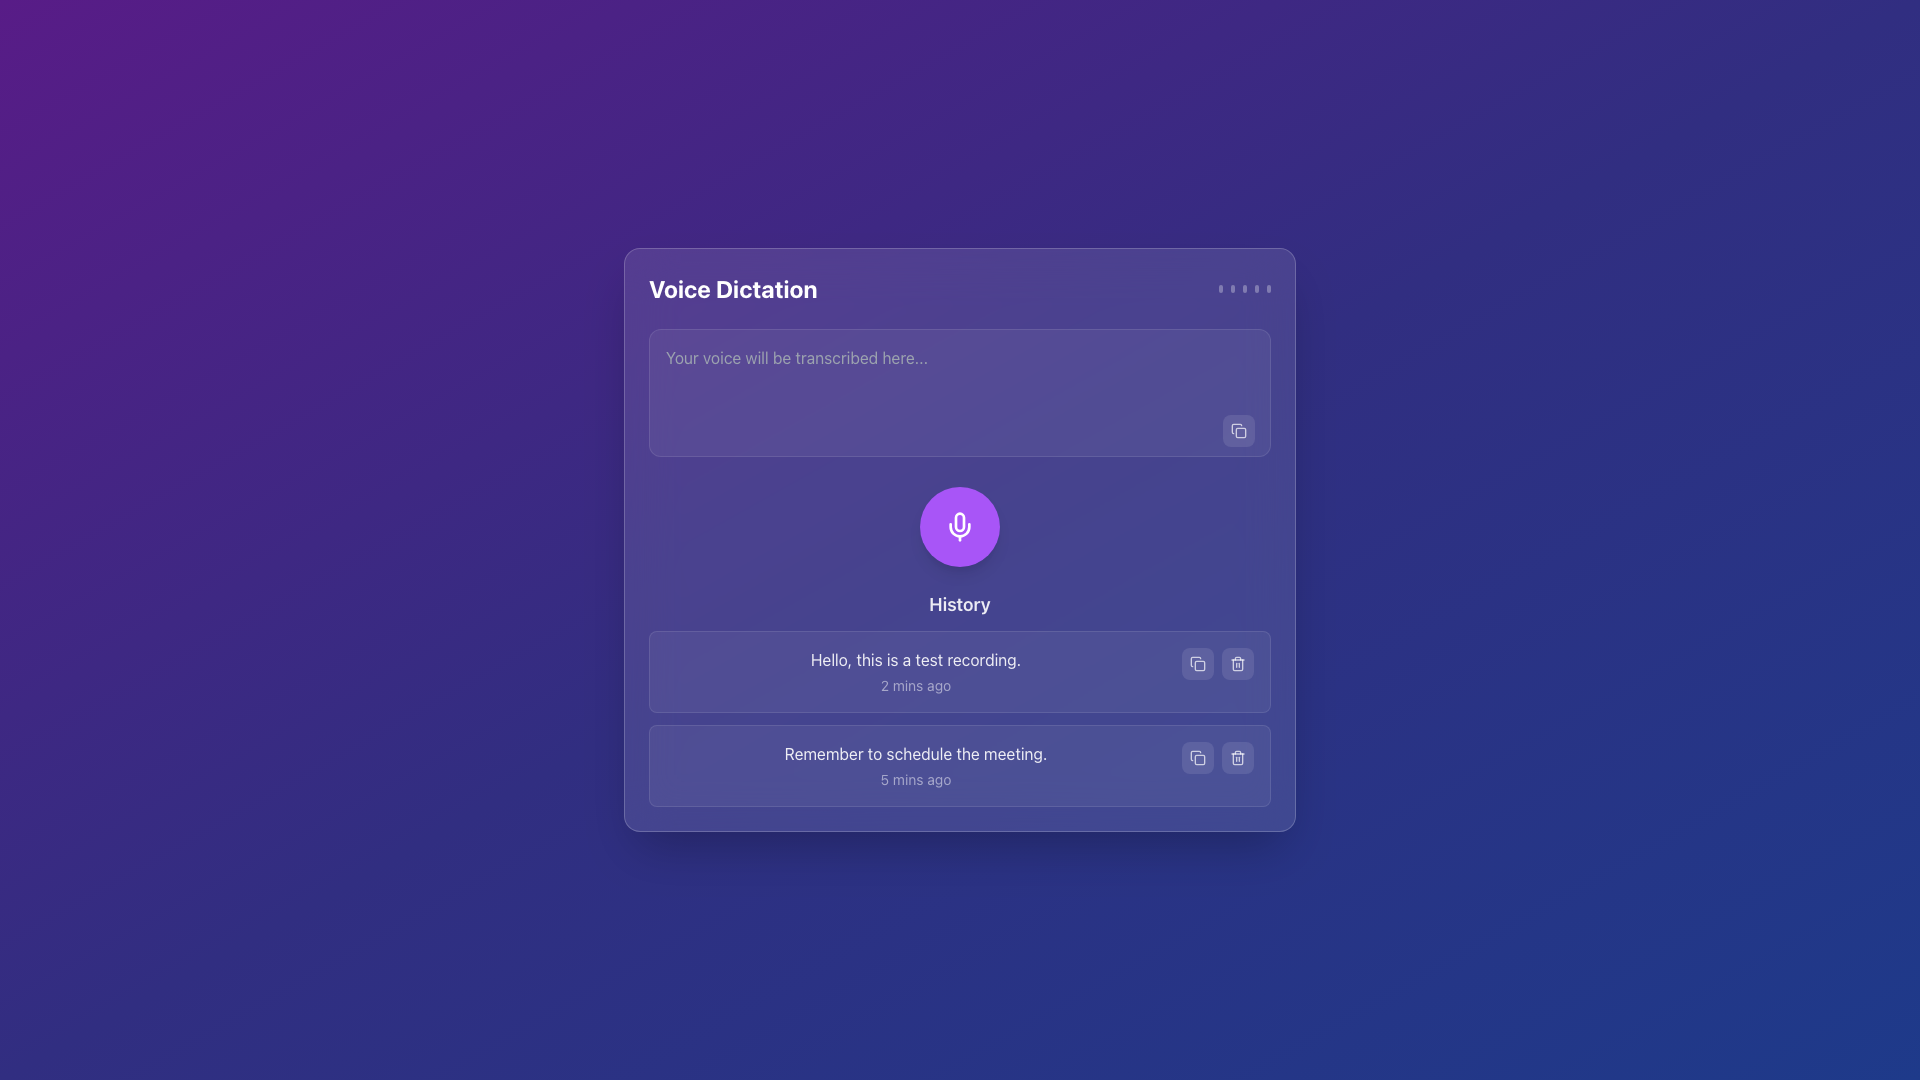  Describe the element at coordinates (915, 765) in the screenshot. I see `the informational text block displaying the message 'Remember to schedule the meeting.' and the timestamp '5 mins ago', located in the lower section of the main interface under the 'History' section as the second entry` at that location.